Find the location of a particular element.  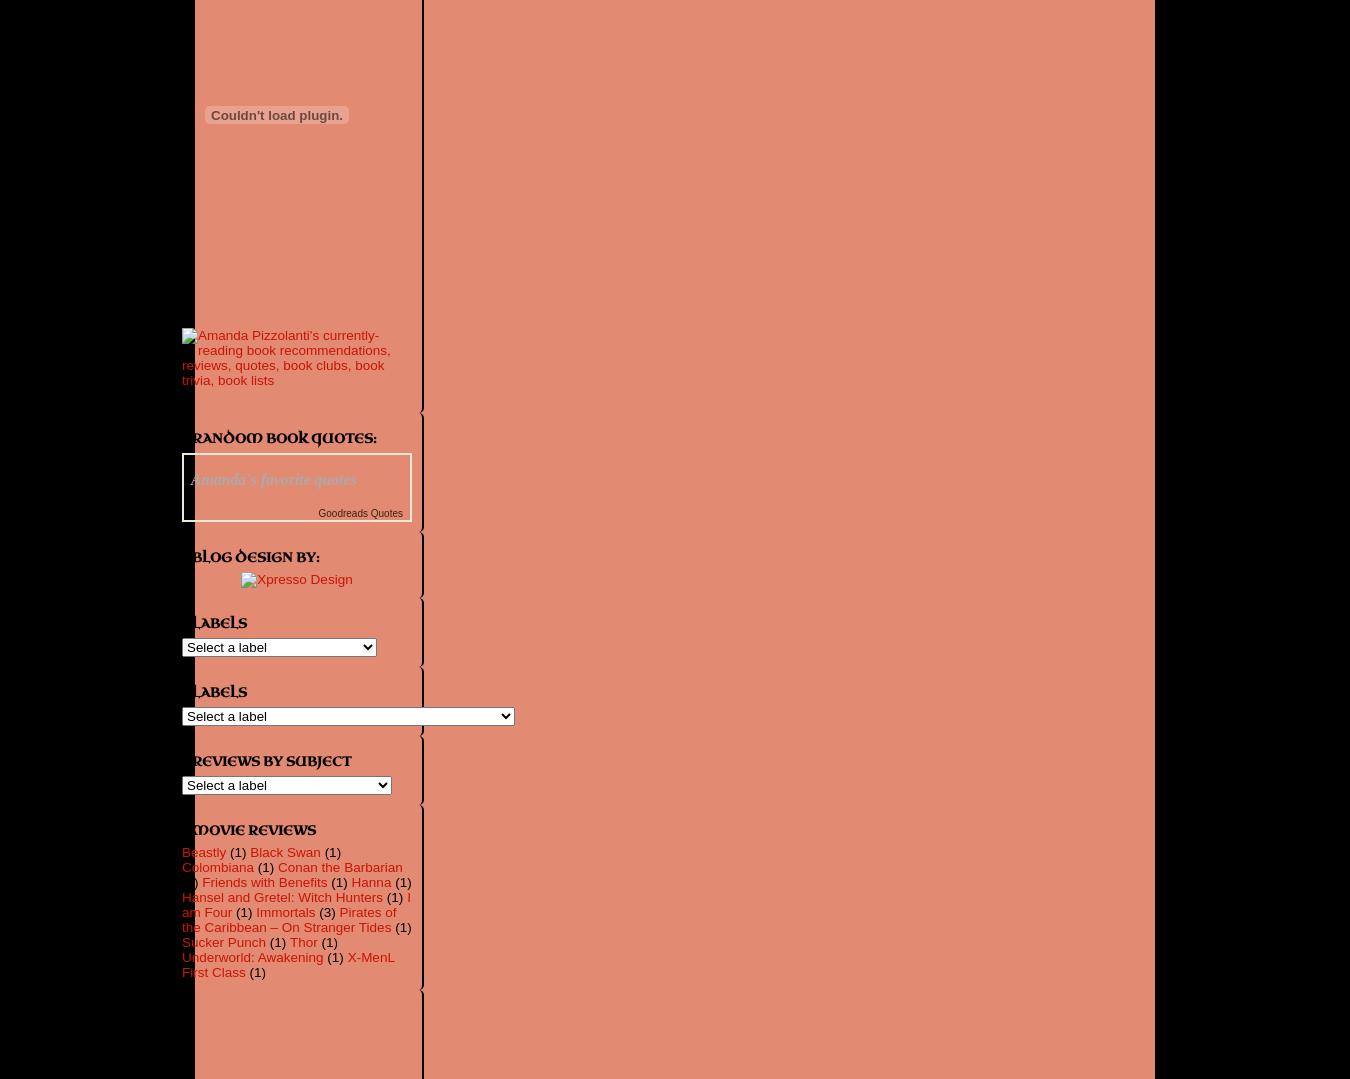

'Goodreads Quotes' is located at coordinates (360, 513).